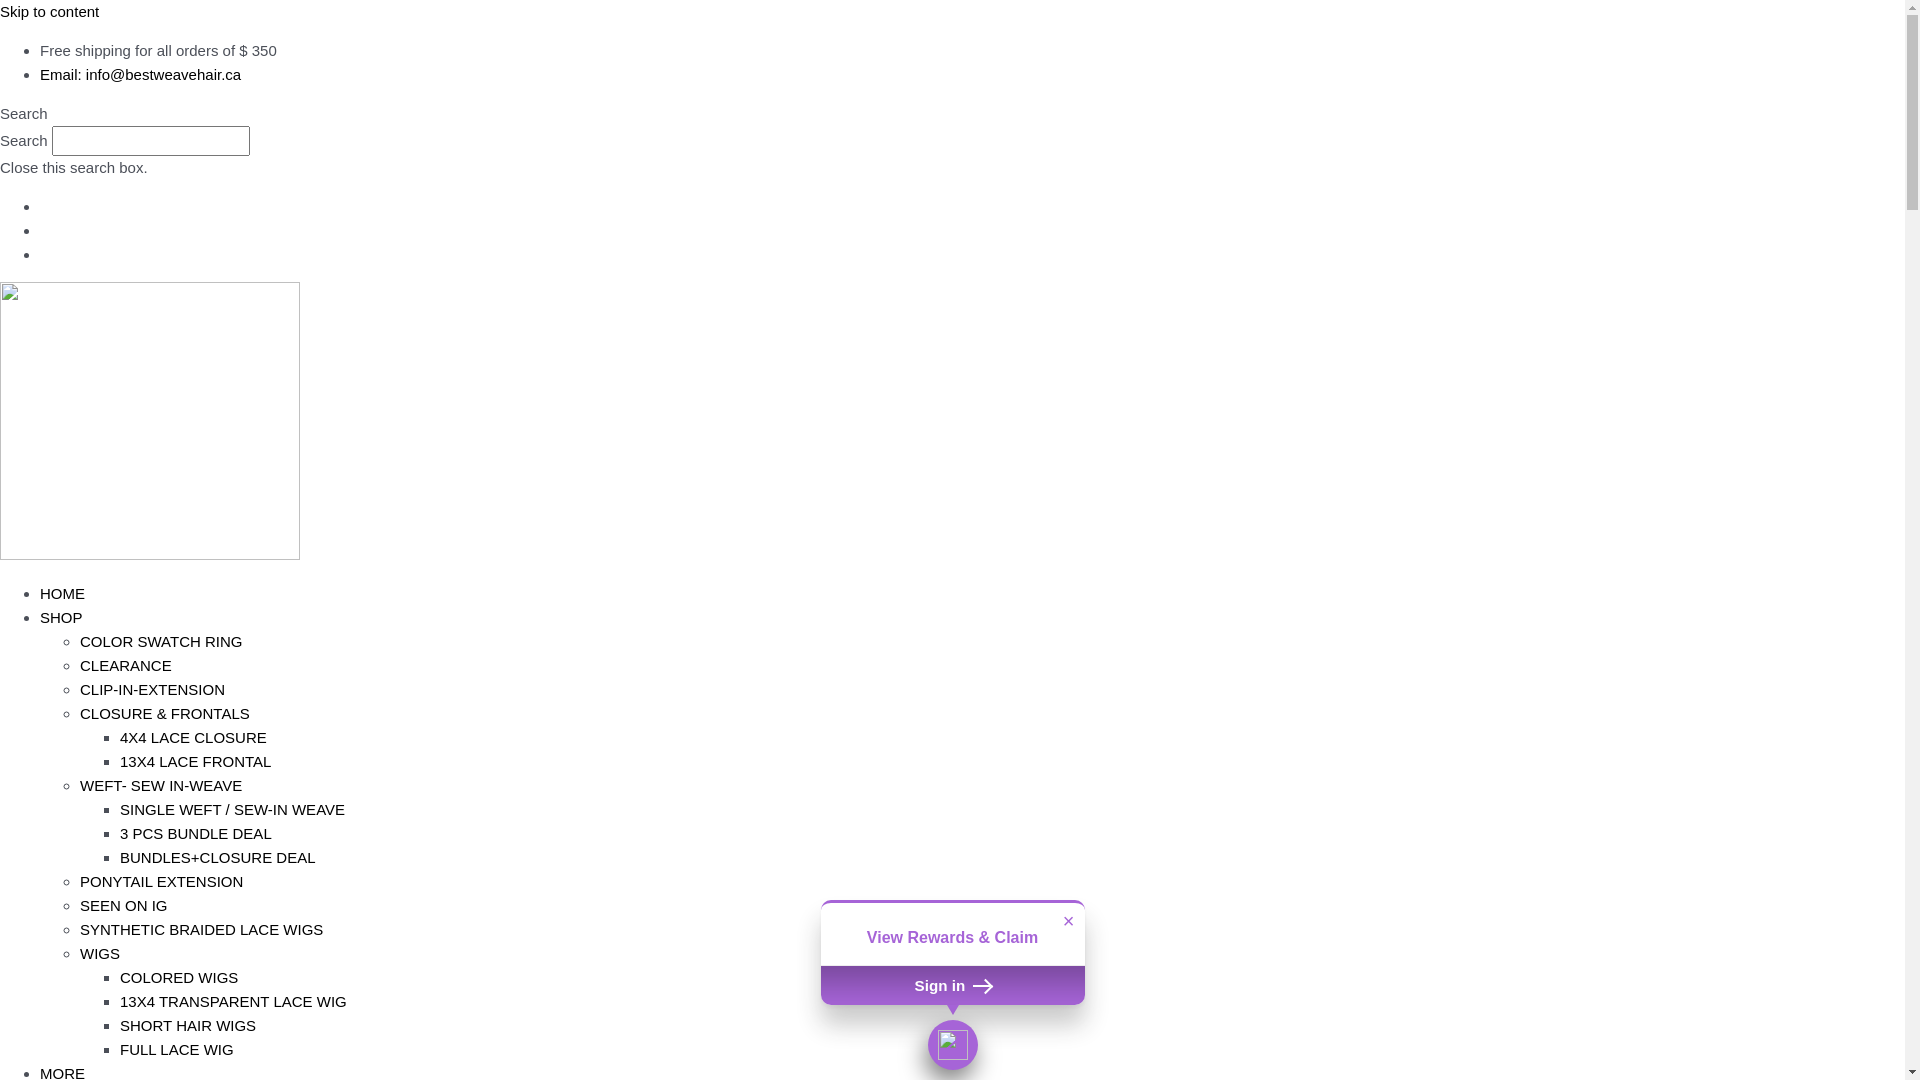 Image resolution: width=1920 pixels, height=1080 pixels. What do you see at coordinates (178, 976) in the screenshot?
I see `'COLORED WIGS'` at bounding box center [178, 976].